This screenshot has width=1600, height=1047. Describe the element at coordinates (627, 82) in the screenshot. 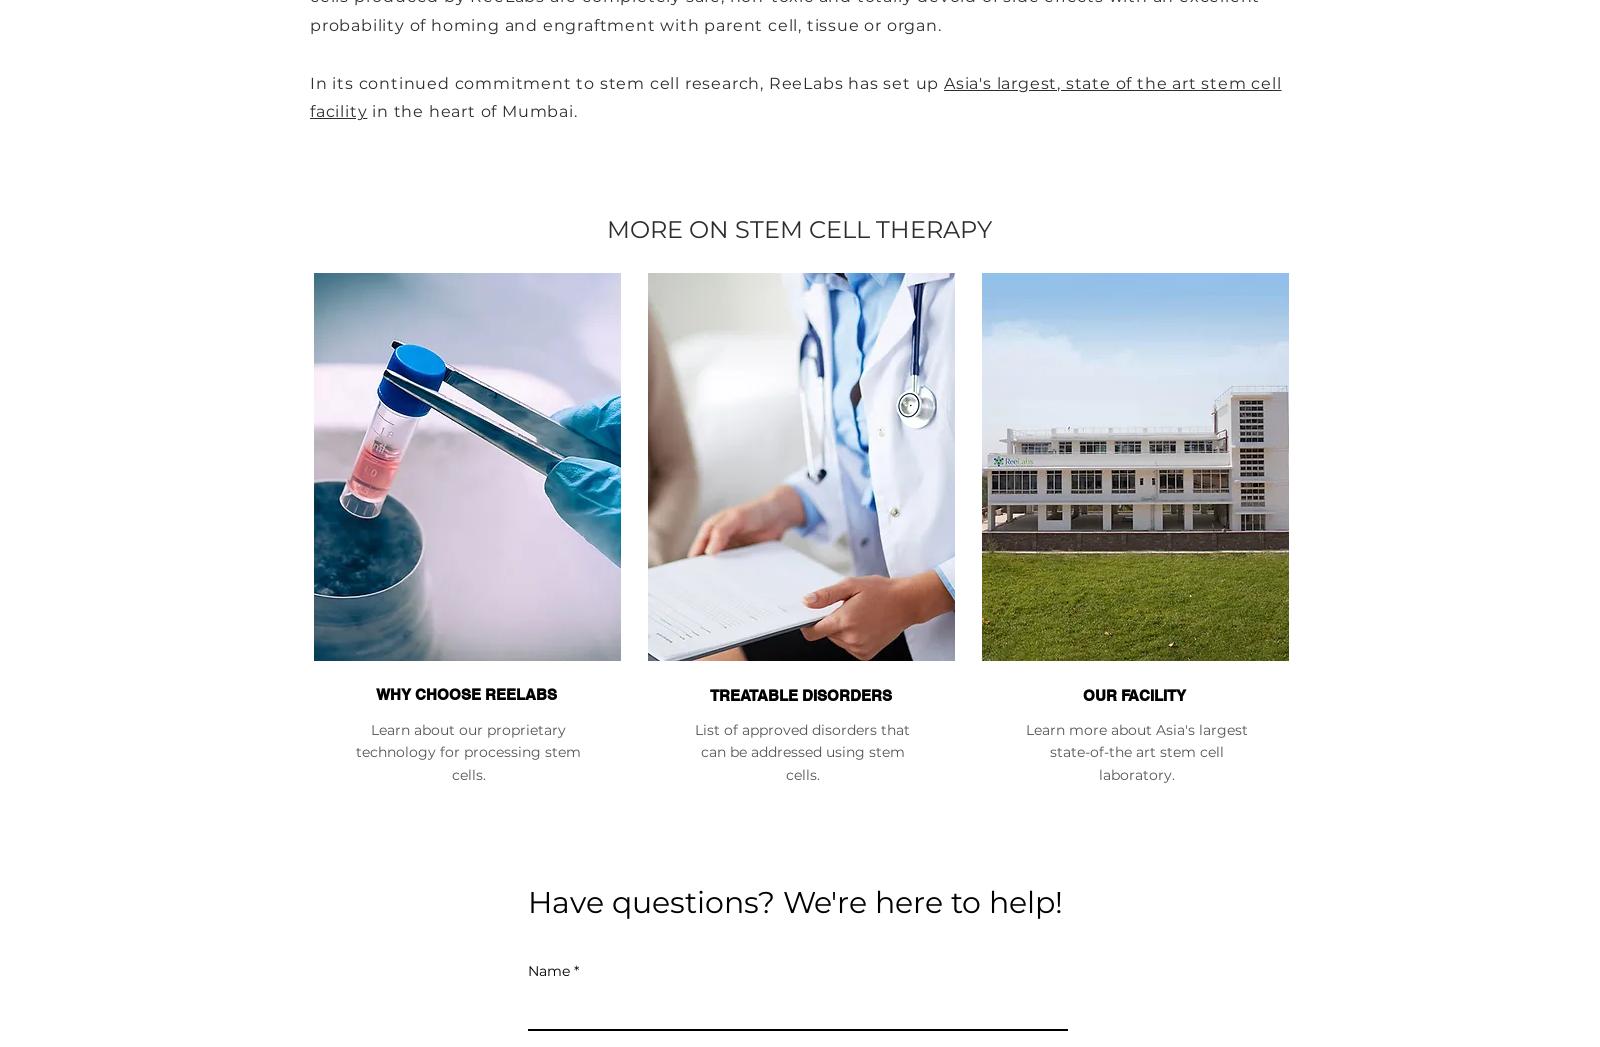

I see `'In its continued commitment to stem cell research, ReeLabs has set up'` at that location.